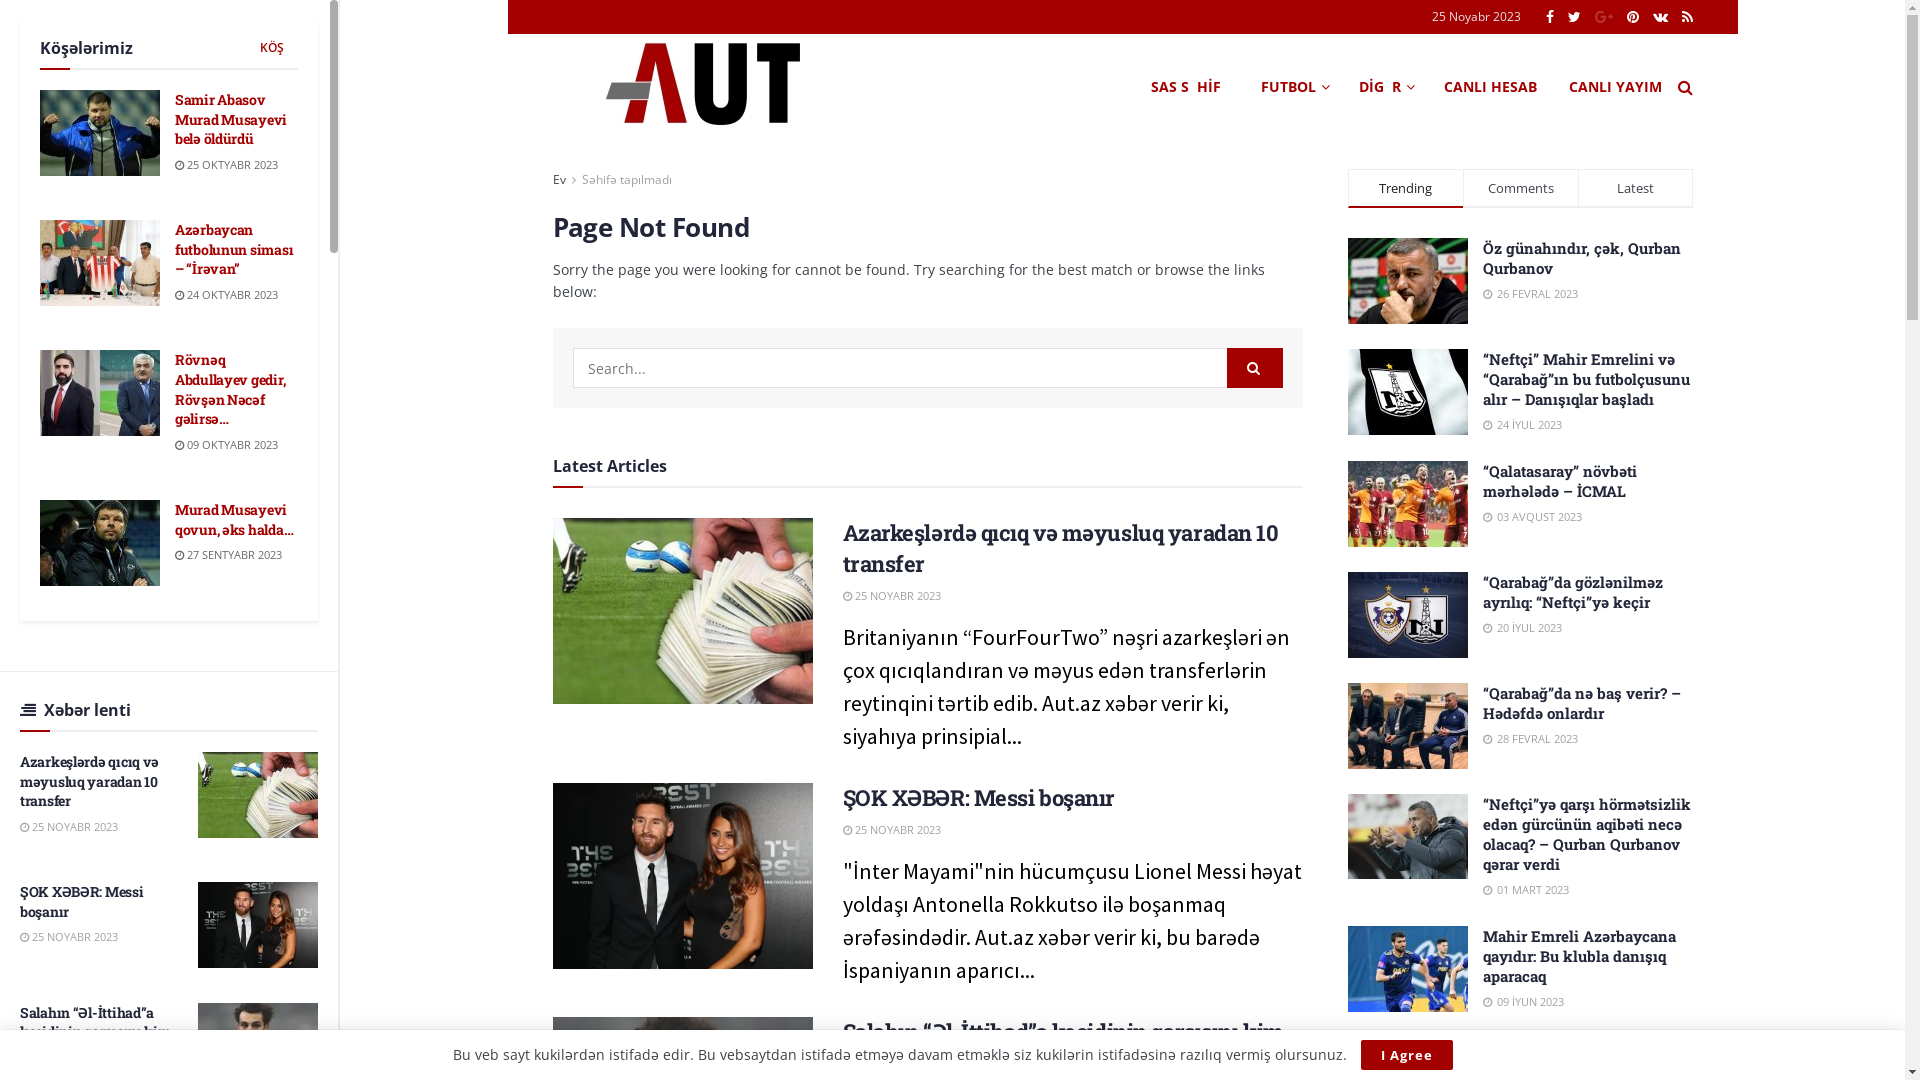 The height and width of the screenshot is (1080, 1920). I want to click on '25 NOYABR 2023', so click(890, 594).